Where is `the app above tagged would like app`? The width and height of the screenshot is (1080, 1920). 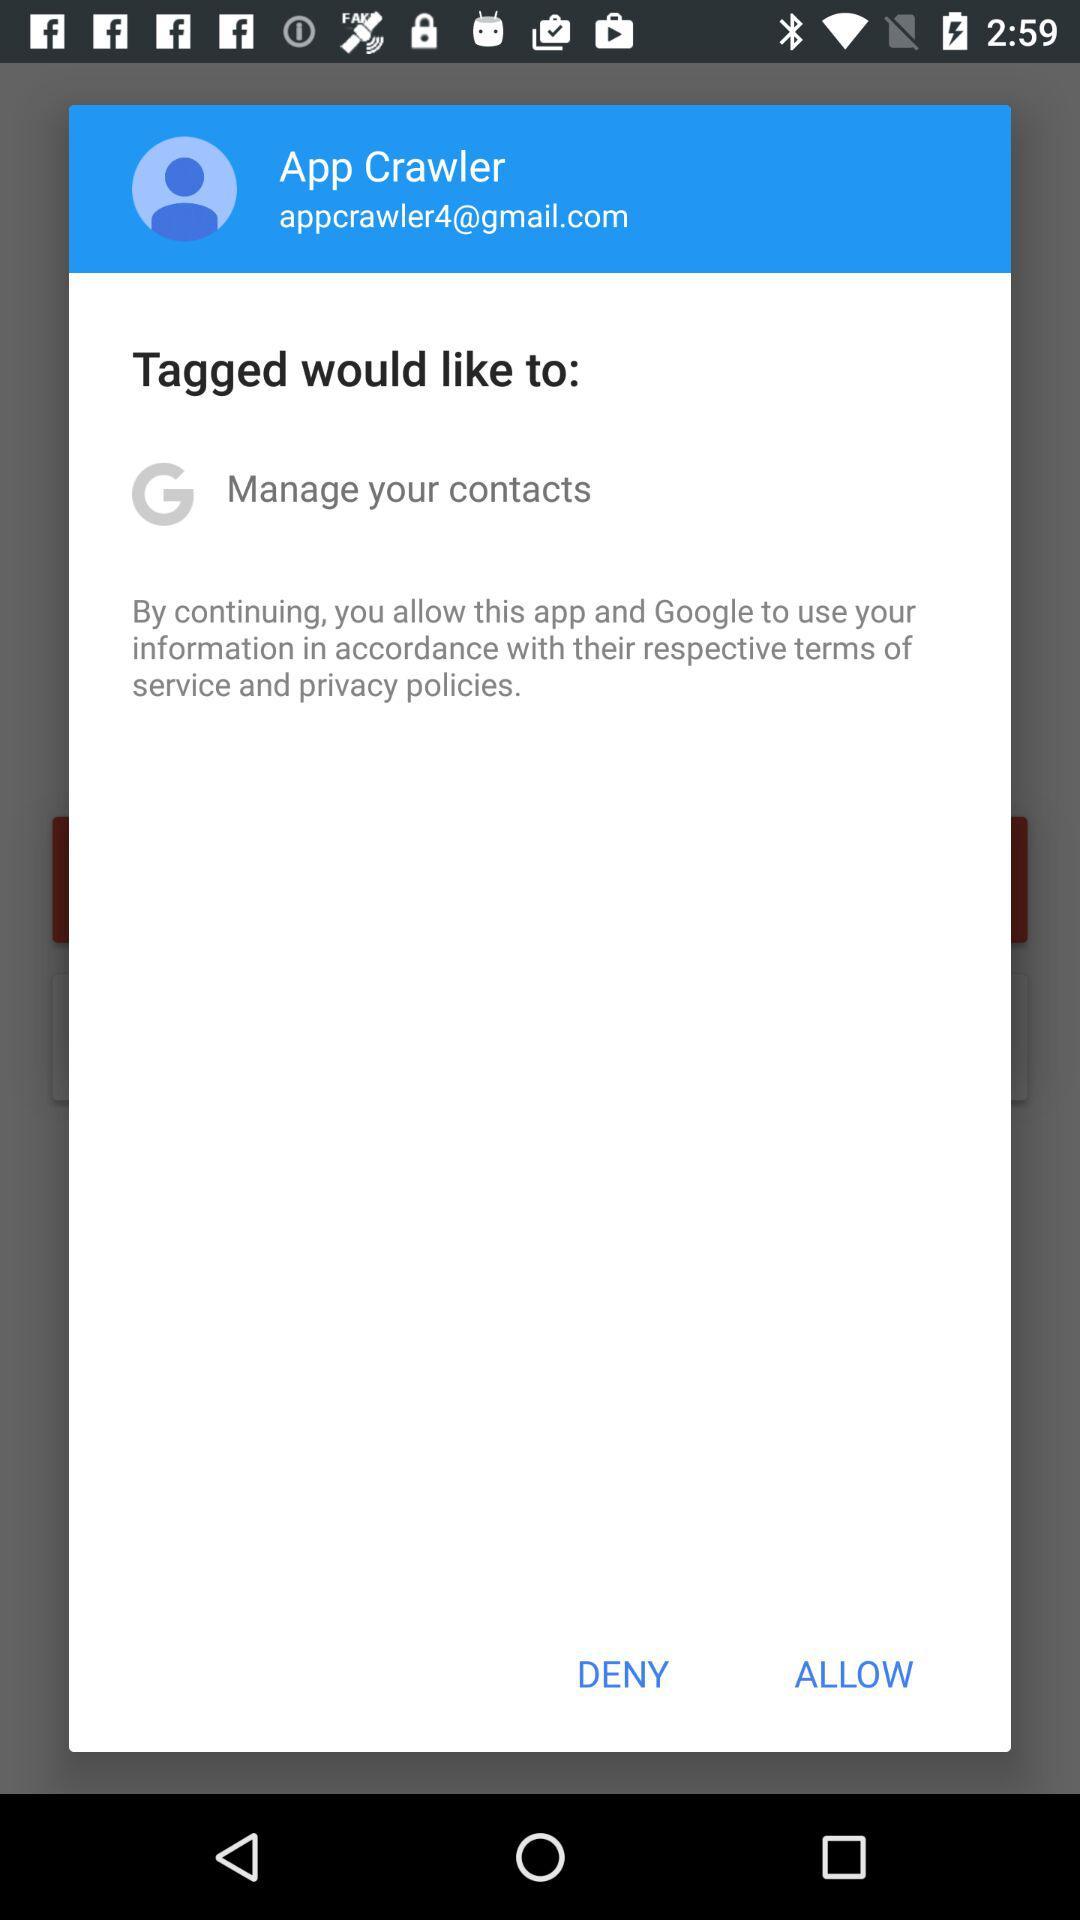
the app above tagged would like app is located at coordinates (454, 214).